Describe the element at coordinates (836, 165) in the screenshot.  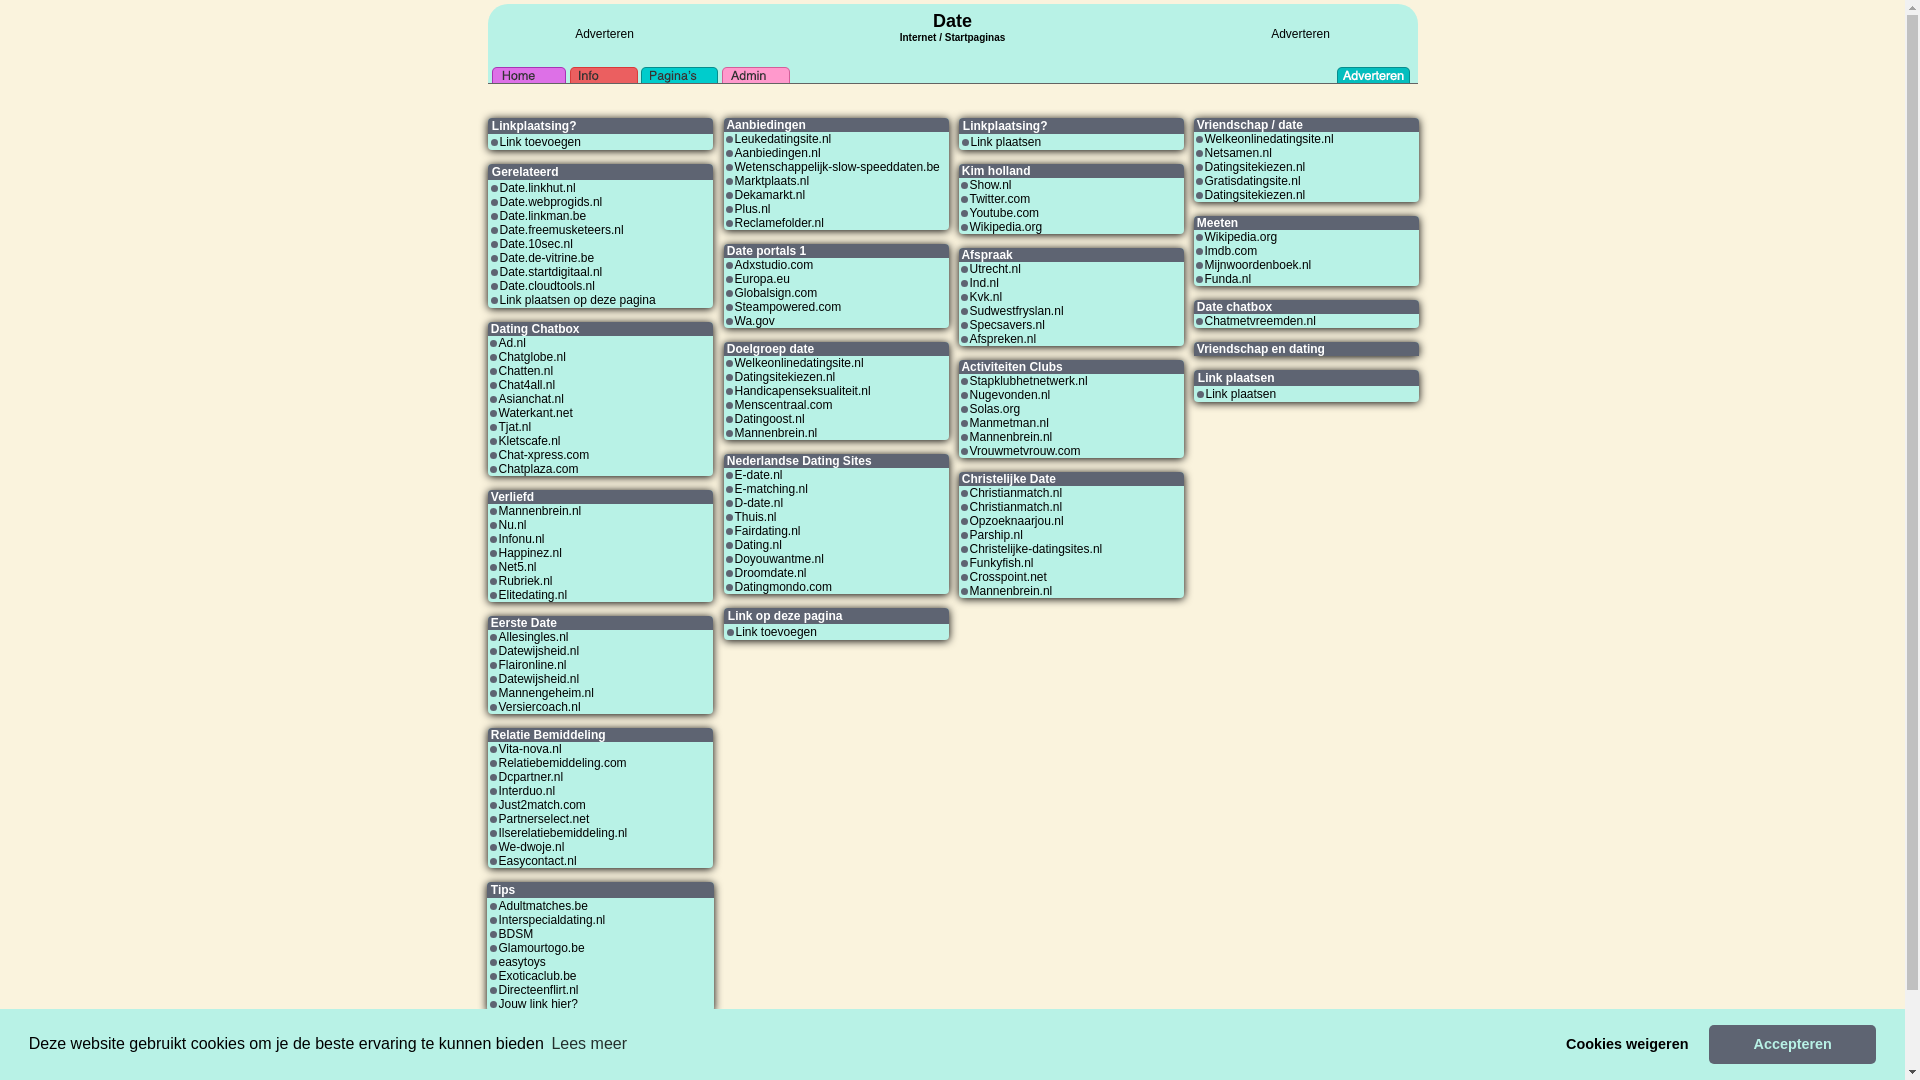
I see `'Wetenschappelijk-slow-speeddaten.be'` at that location.